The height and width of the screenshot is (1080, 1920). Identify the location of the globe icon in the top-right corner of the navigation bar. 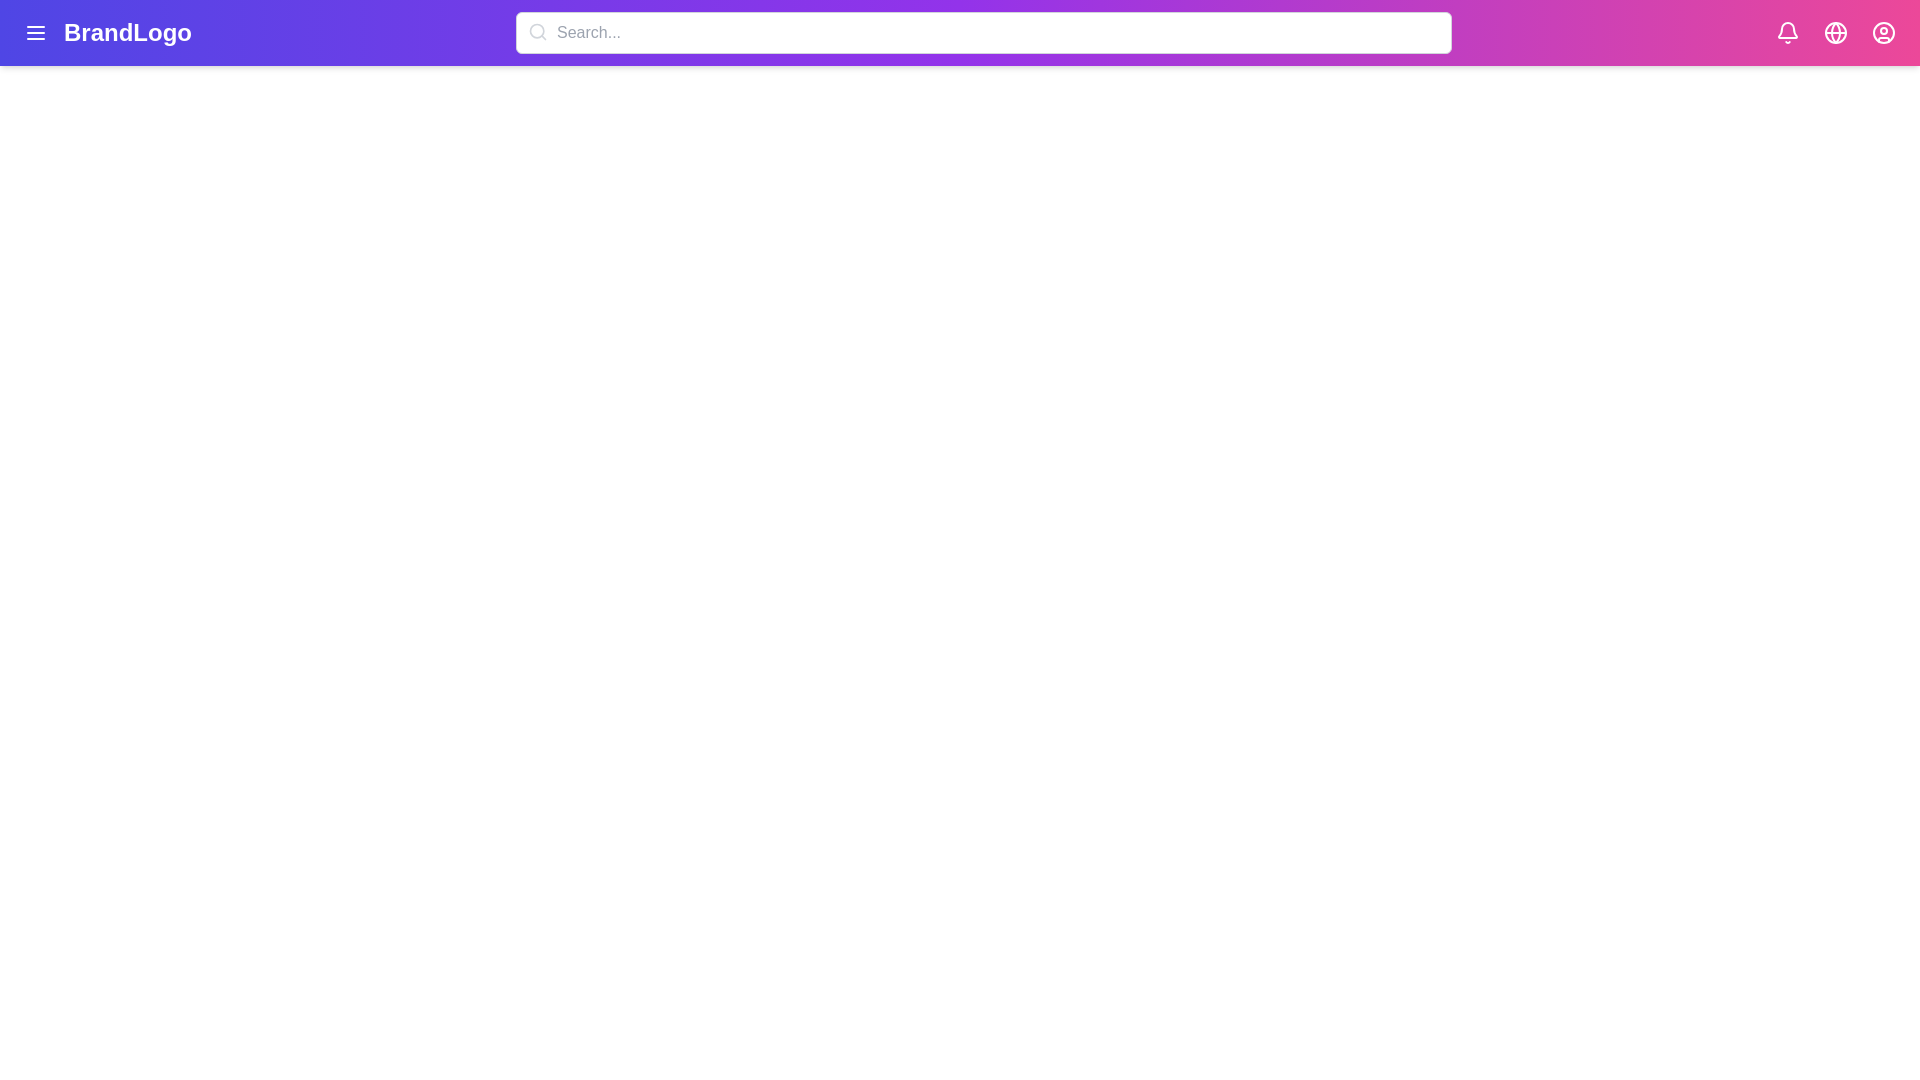
(1835, 33).